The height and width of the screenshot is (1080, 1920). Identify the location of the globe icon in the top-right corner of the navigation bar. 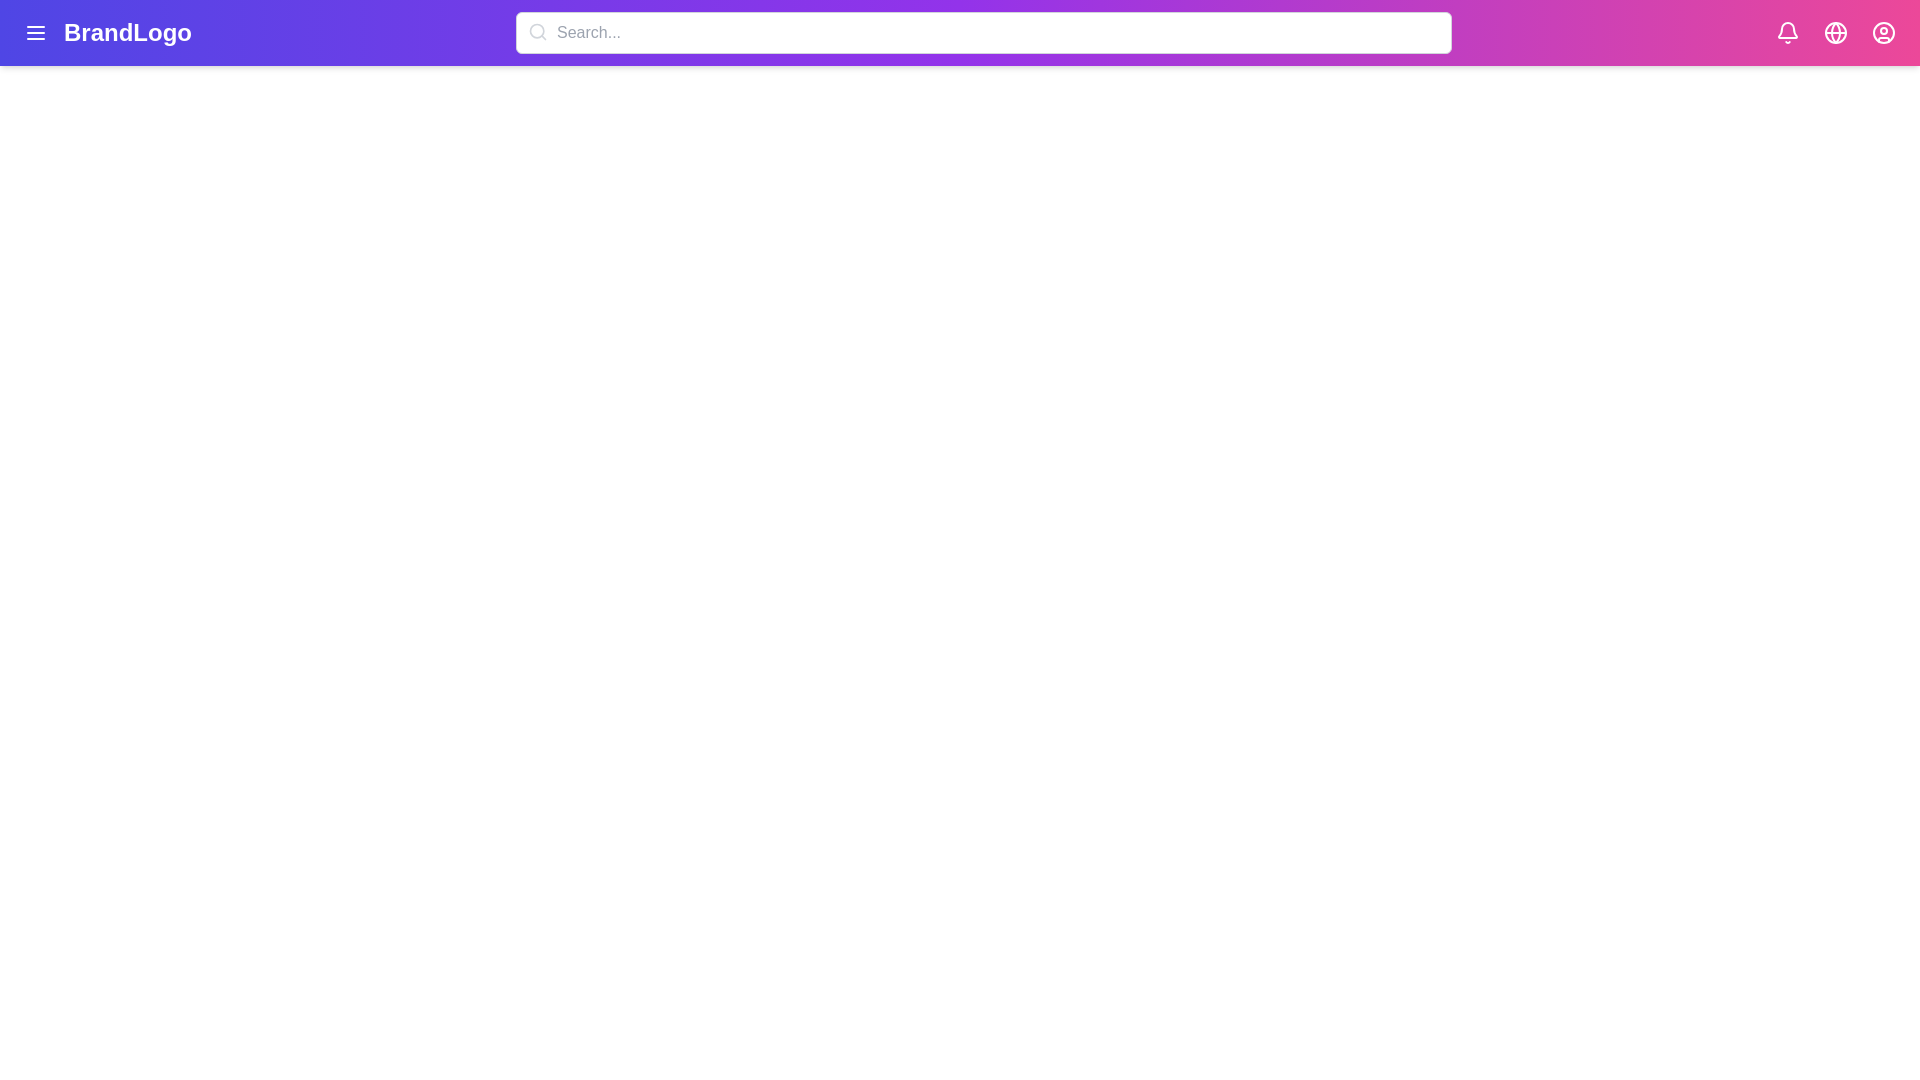
(1835, 33).